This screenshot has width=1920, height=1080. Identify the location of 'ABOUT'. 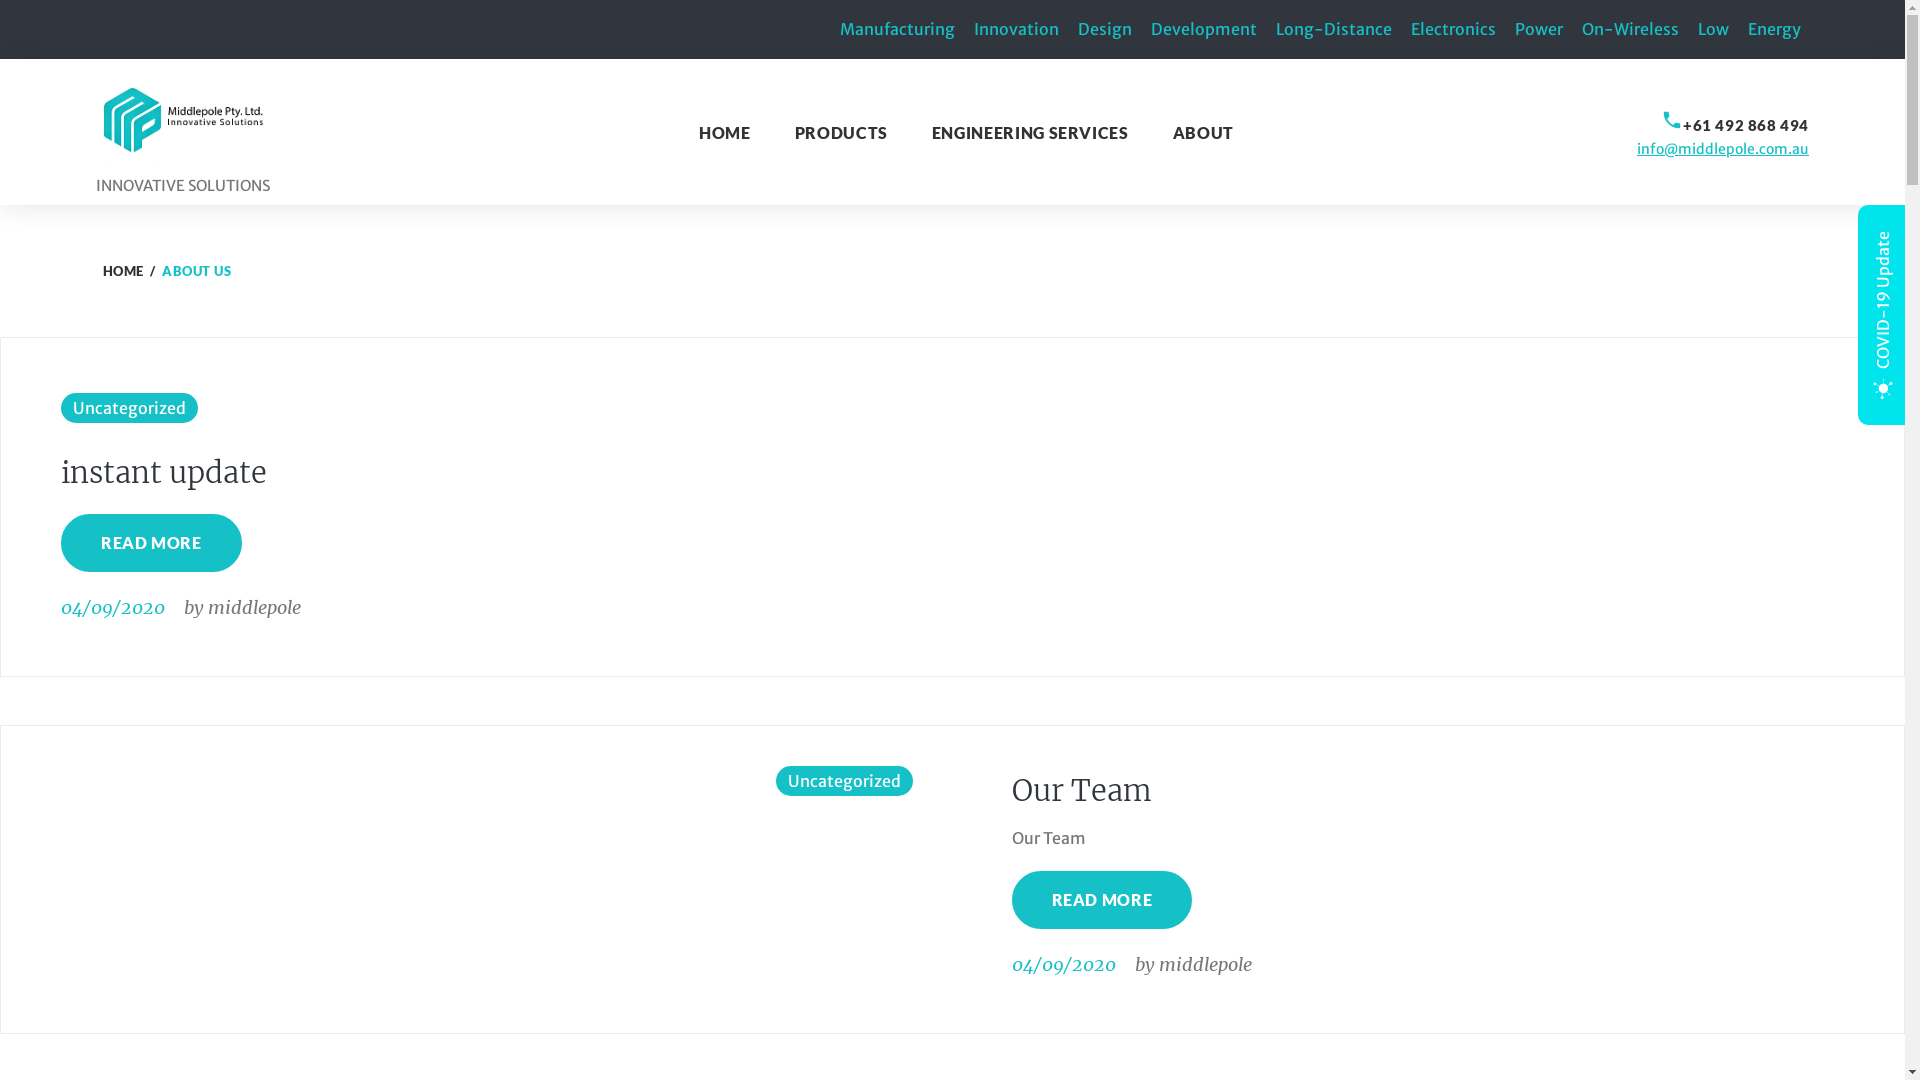
(1202, 131).